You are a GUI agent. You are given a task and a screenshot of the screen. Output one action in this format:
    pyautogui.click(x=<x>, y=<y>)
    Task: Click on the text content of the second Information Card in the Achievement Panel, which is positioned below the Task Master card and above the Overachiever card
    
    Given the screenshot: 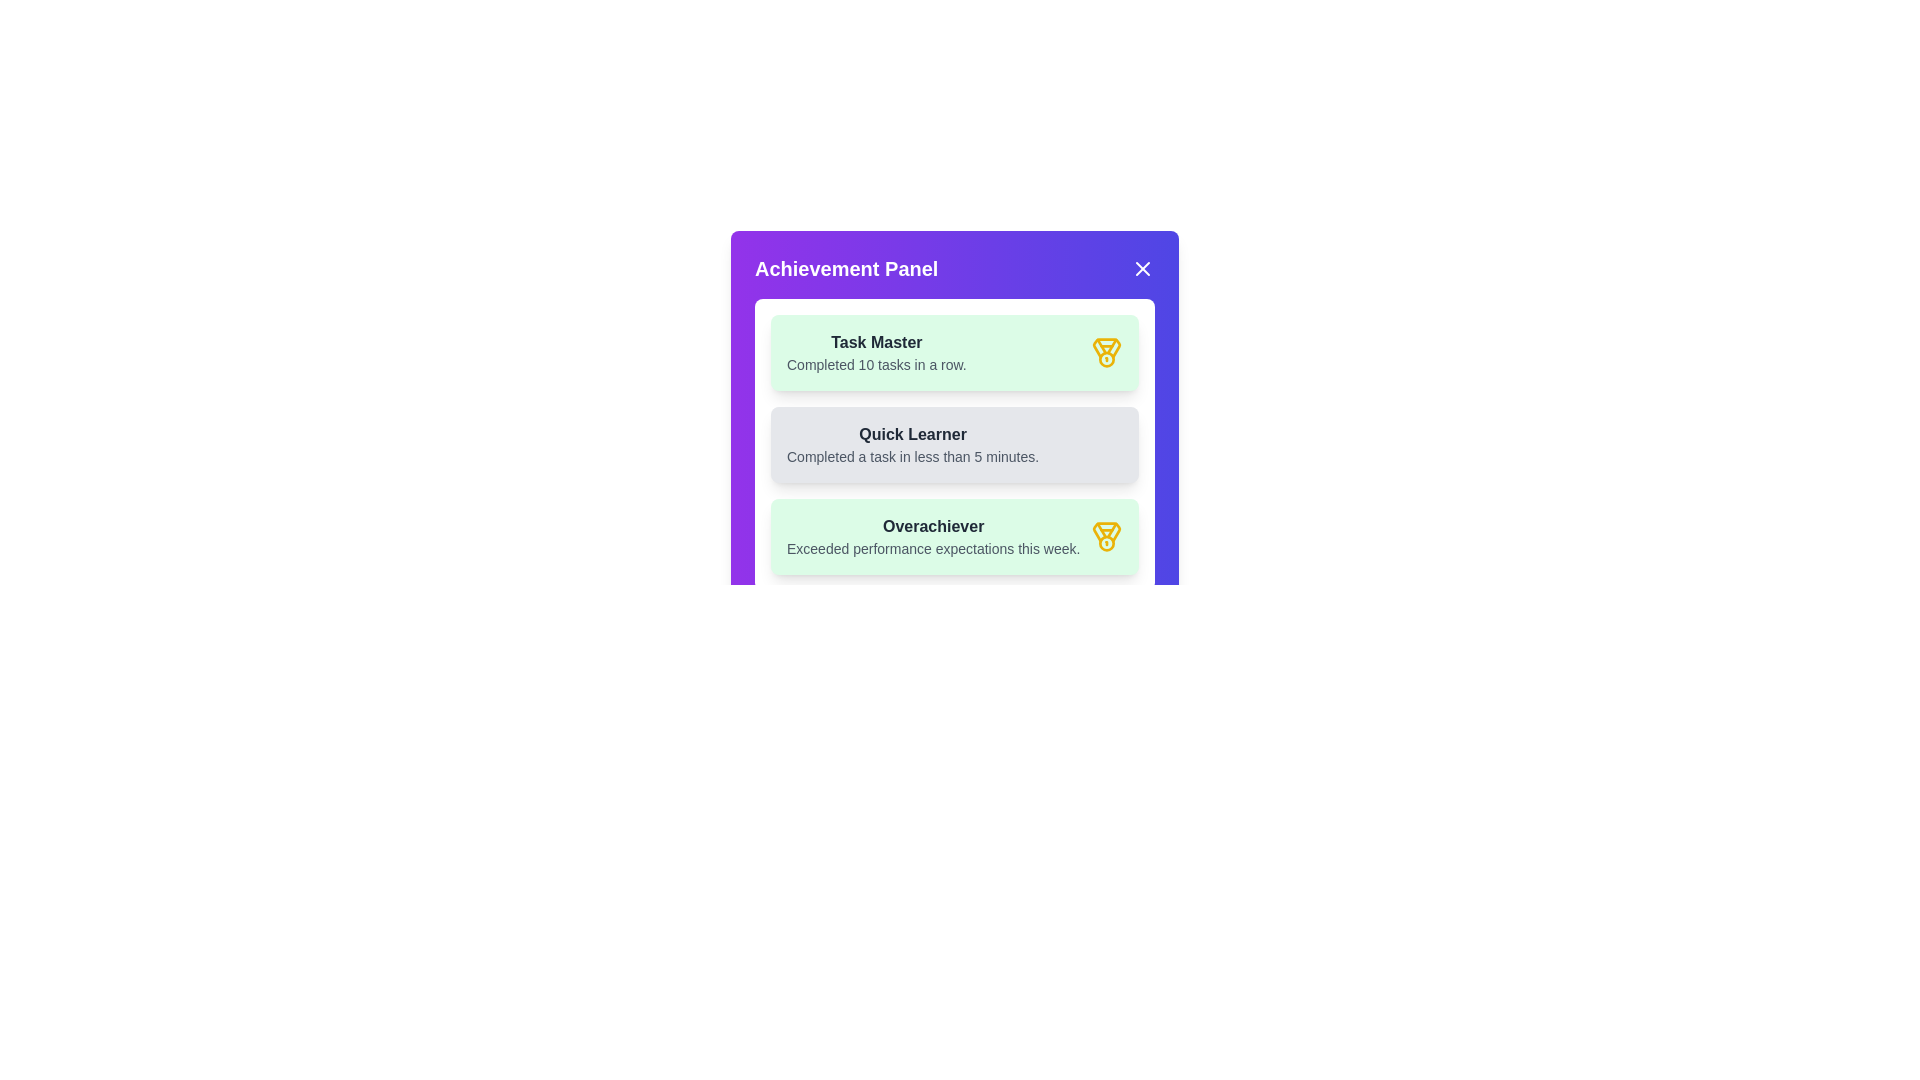 What is the action you would take?
    pyautogui.click(x=954, y=443)
    